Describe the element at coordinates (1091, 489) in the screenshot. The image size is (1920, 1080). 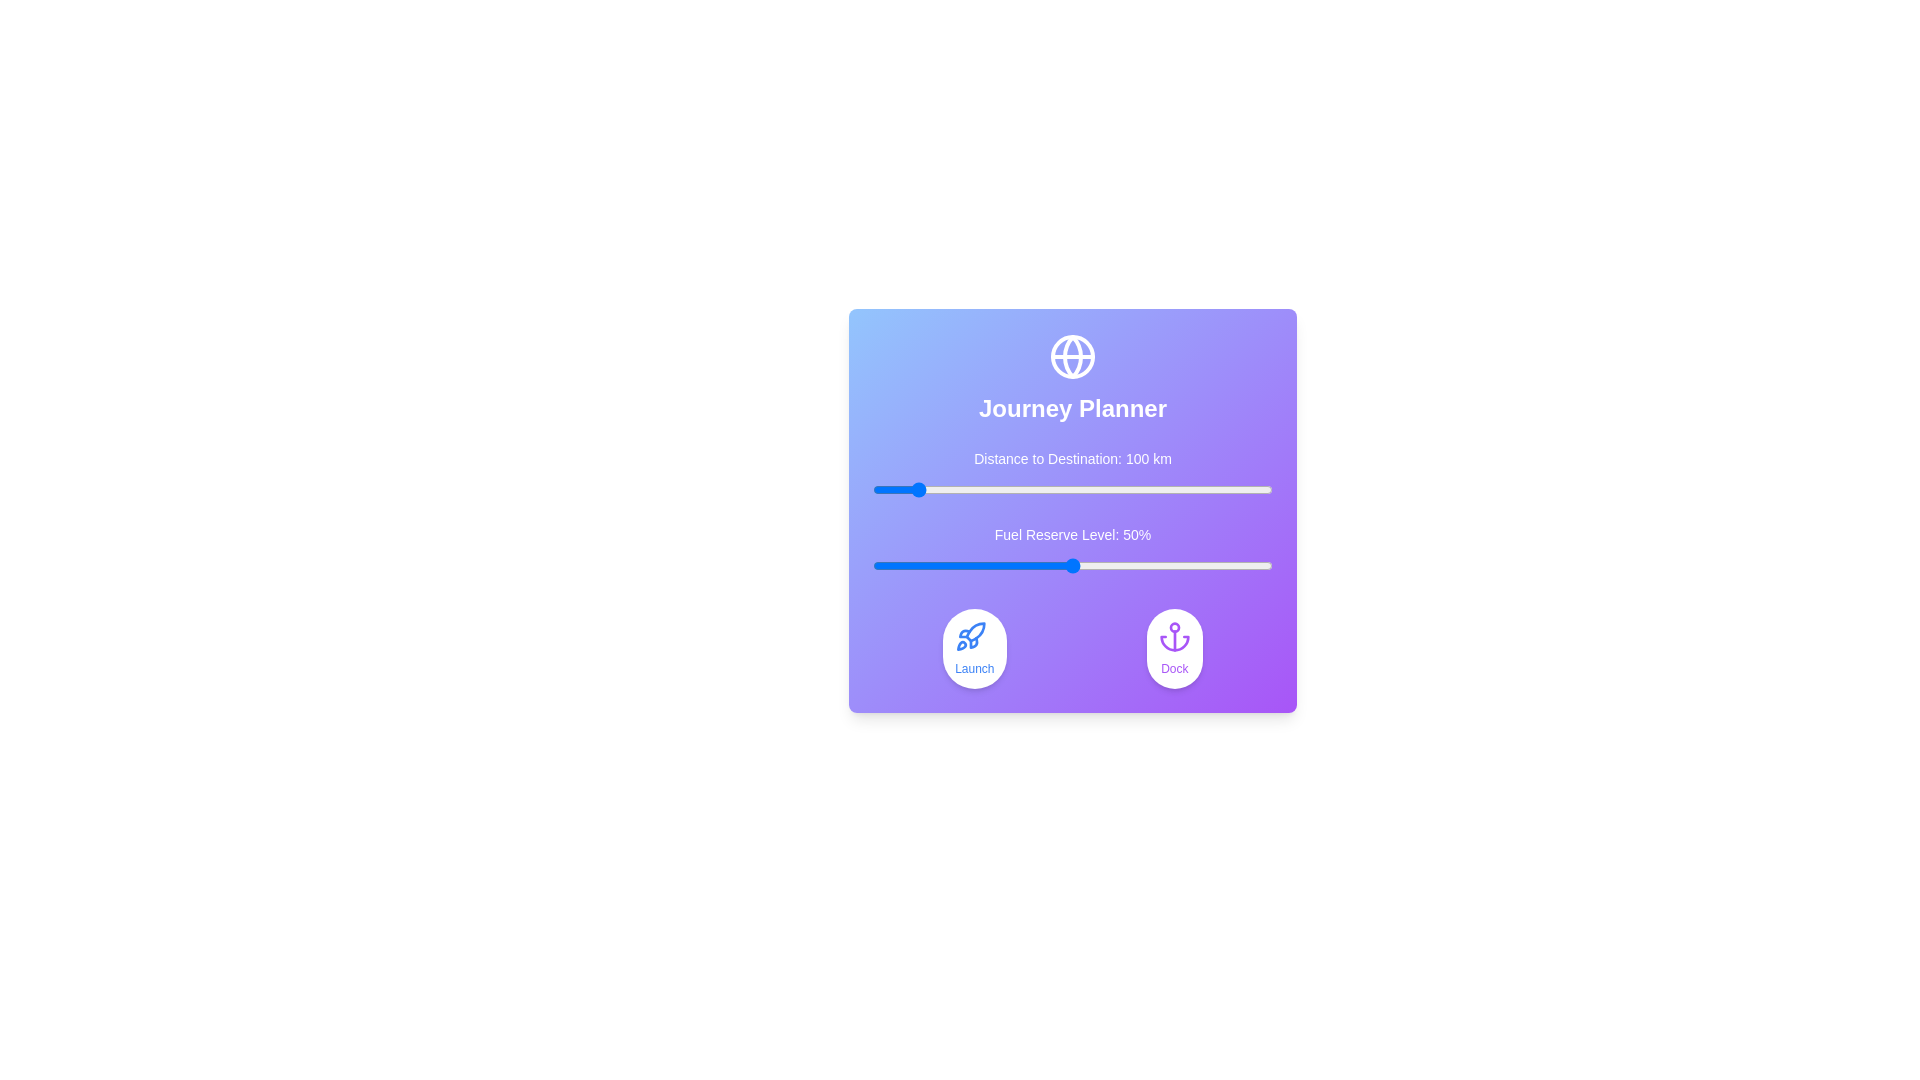
I see `the distance slider to 549 km` at that location.